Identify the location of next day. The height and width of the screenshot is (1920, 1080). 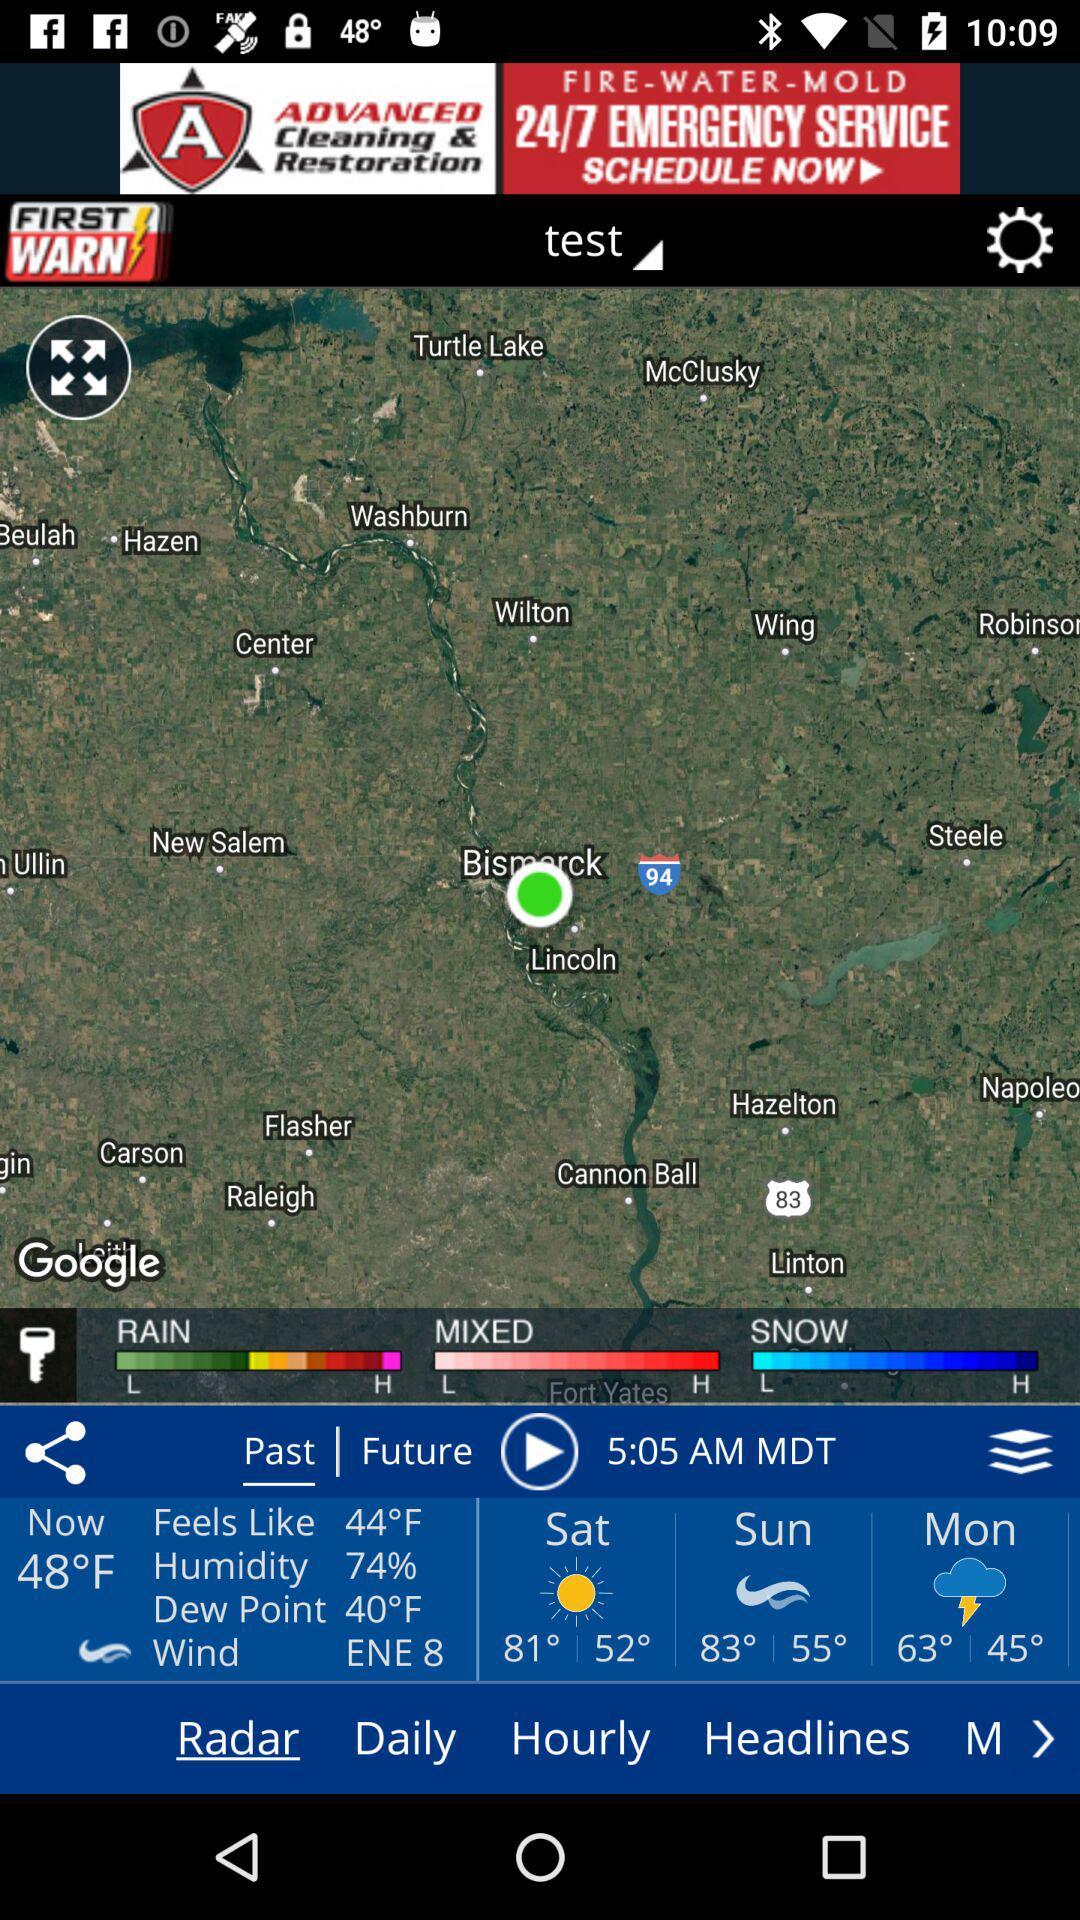
(1042, 1737).